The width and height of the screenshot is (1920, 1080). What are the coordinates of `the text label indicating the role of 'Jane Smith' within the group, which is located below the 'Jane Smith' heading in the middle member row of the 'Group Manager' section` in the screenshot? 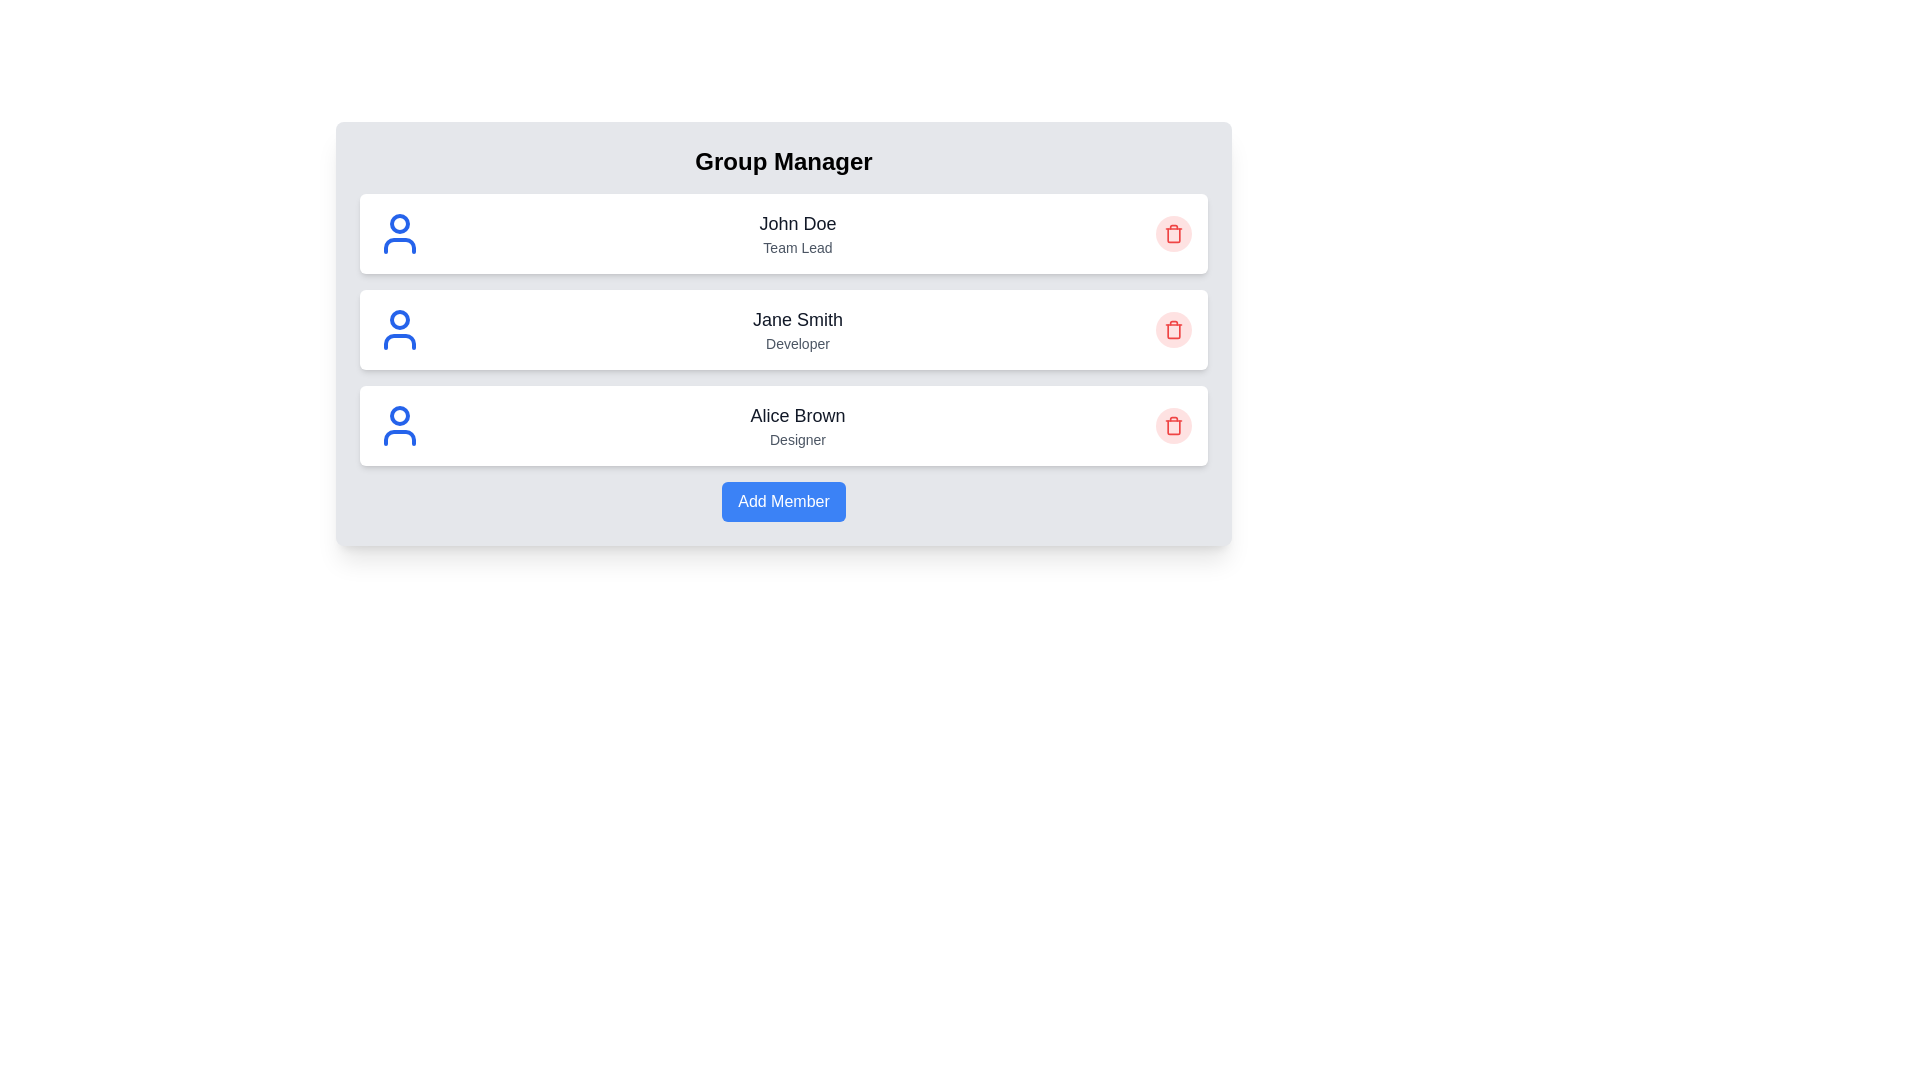 It's located at (796, 342).